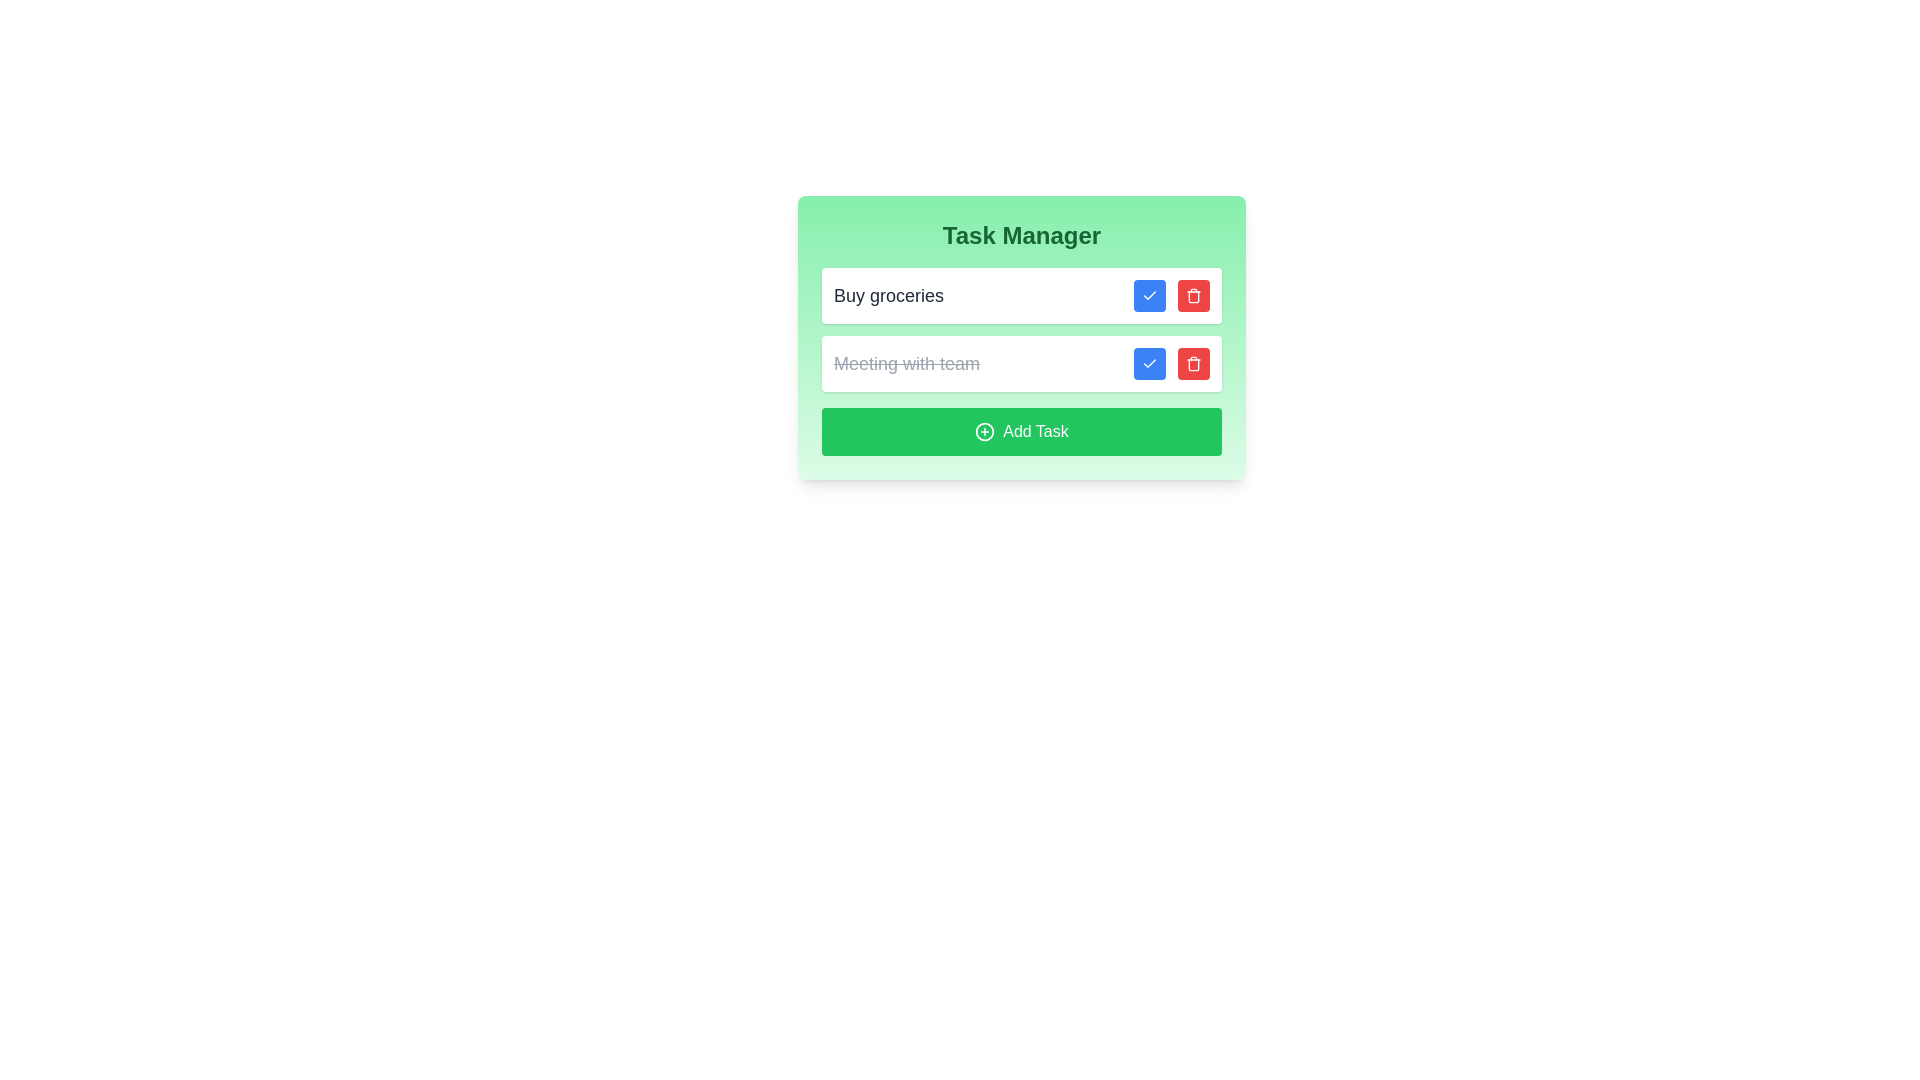 This screenshot has width=1920, height=1080. What do you see at coordinates (1150, 363) in the screenshot?
I see `the square blue button with rounded edges that contains a white checkmark icon, located in the second row of interactive buttons, first button in its row` at bounding box center [1150, 363].